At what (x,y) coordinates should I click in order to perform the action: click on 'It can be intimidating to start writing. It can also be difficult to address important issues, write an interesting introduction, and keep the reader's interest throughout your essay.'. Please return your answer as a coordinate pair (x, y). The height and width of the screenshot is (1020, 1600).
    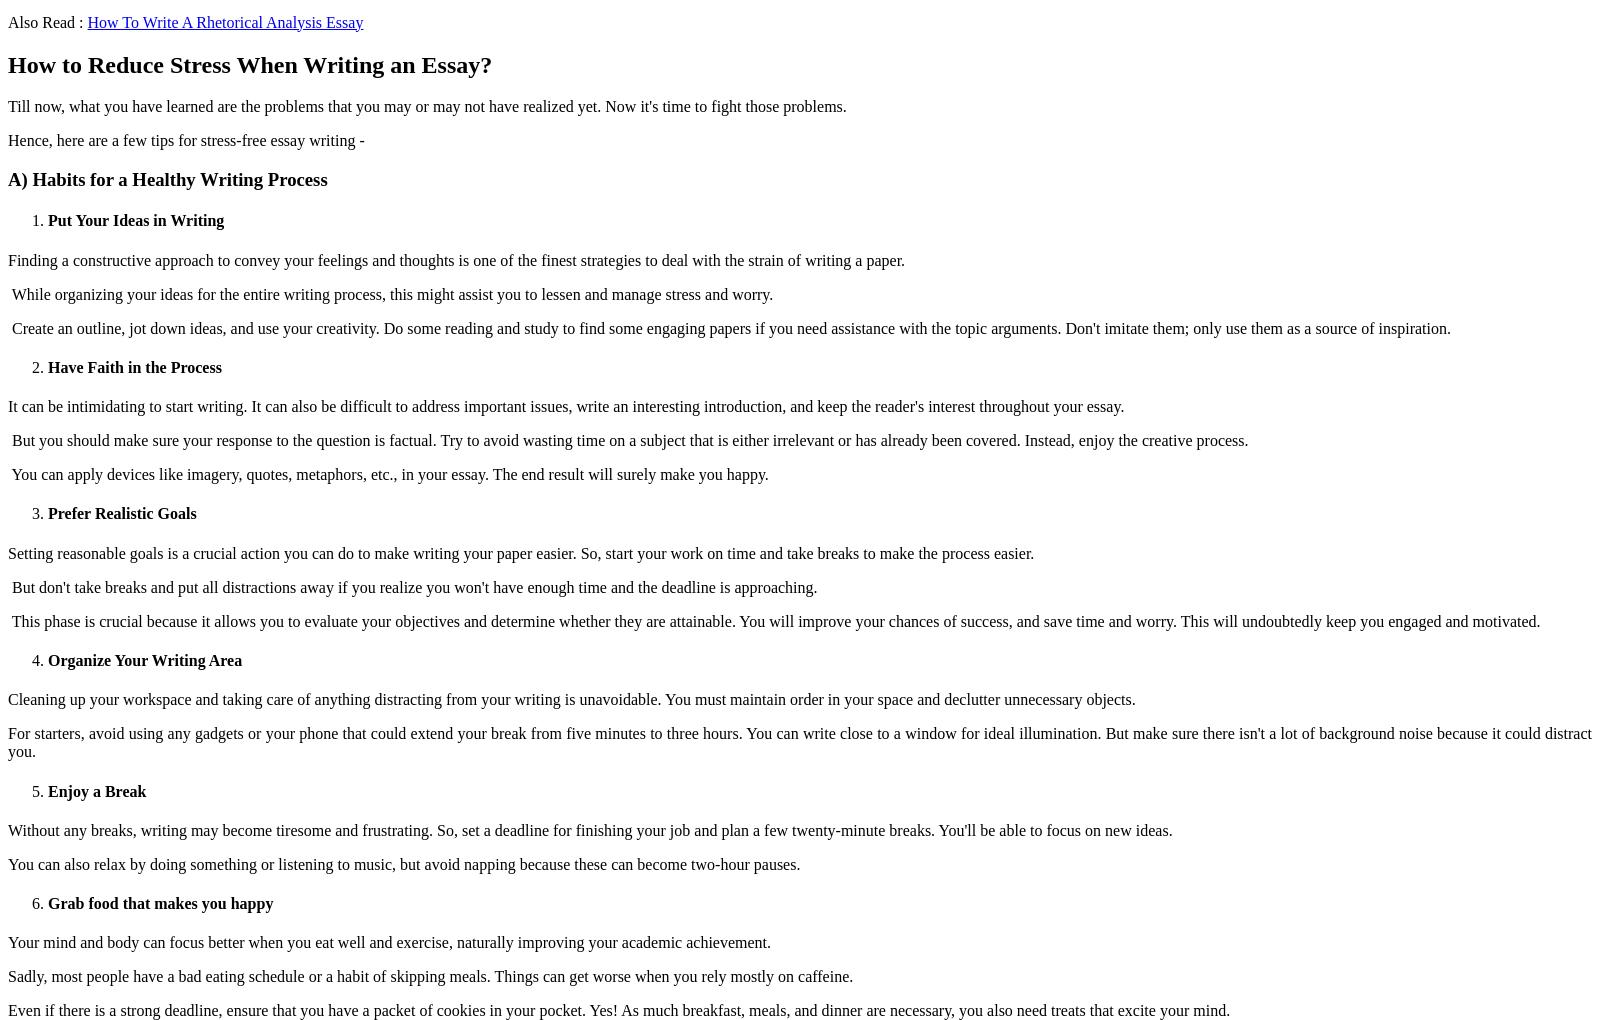
    Looking at the image, I should click on (567, 406).